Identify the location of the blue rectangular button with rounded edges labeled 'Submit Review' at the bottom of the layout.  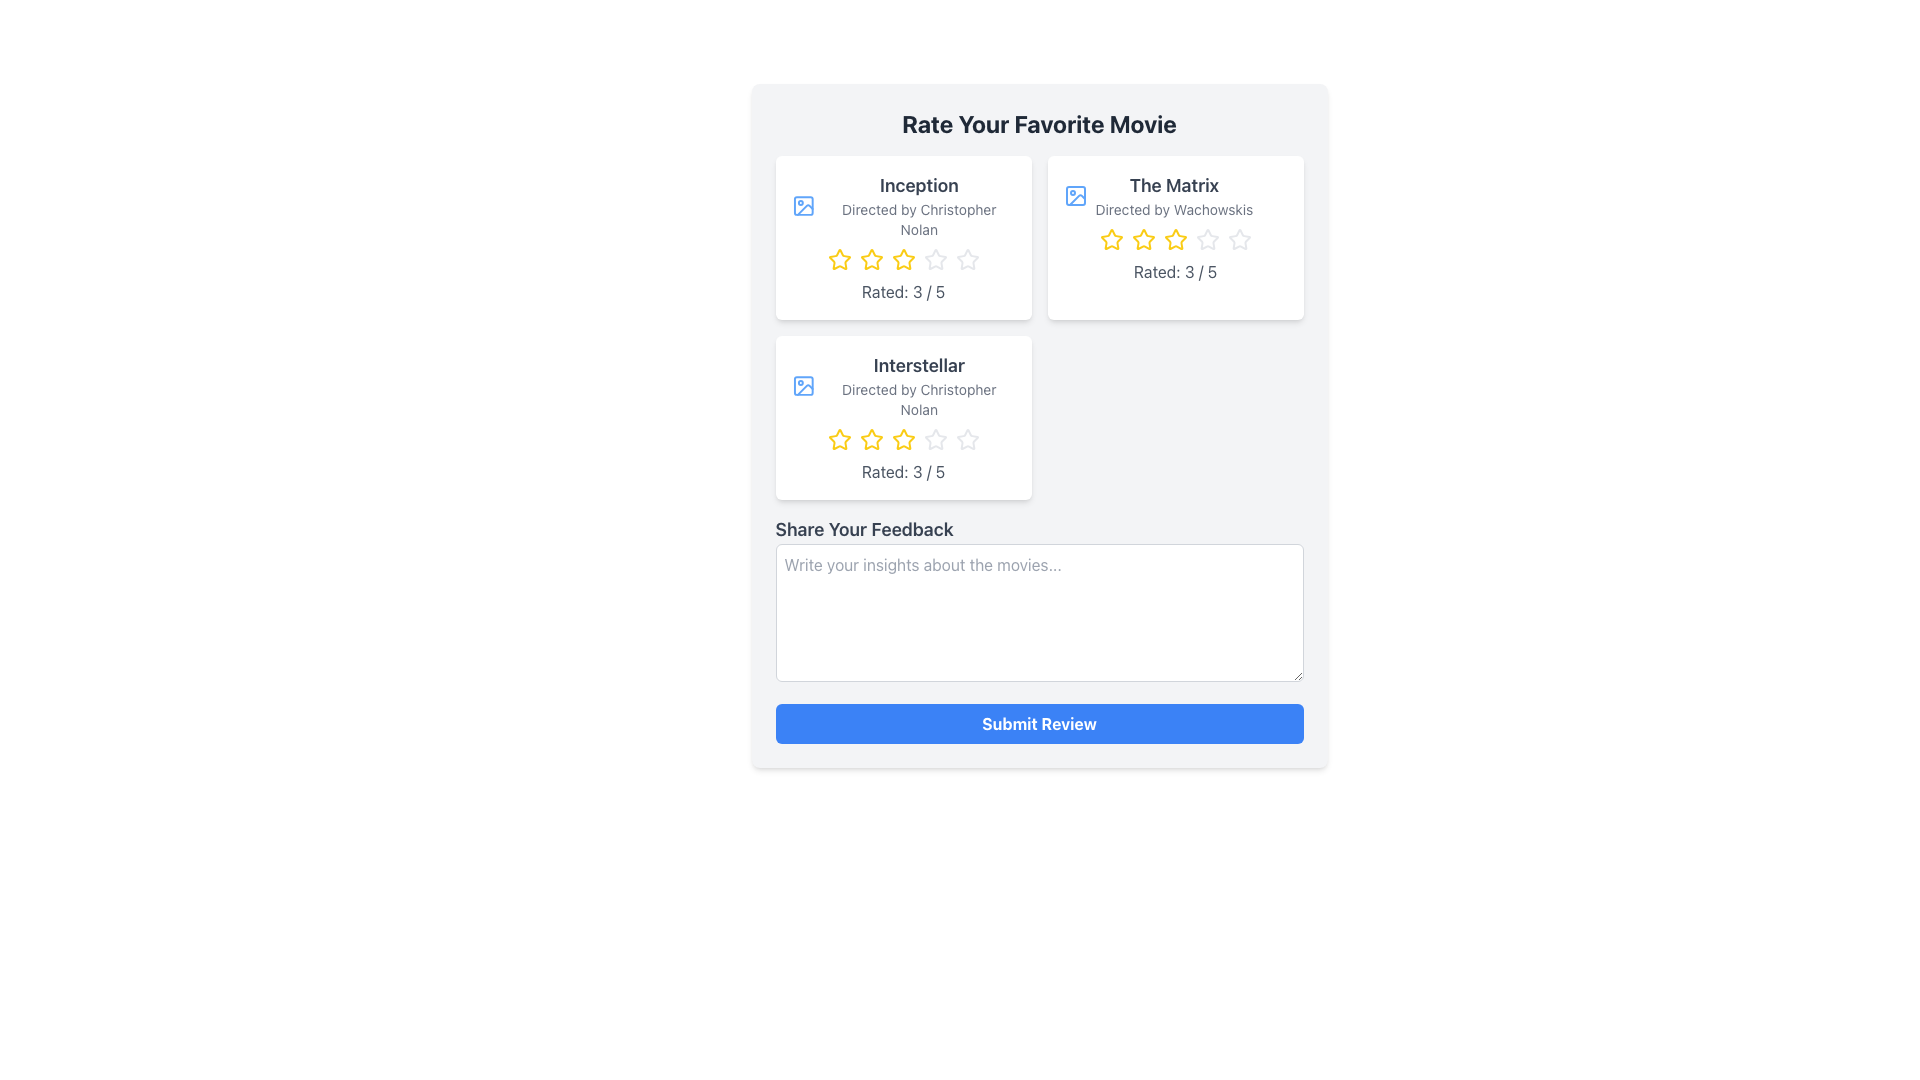
(1039, 724).